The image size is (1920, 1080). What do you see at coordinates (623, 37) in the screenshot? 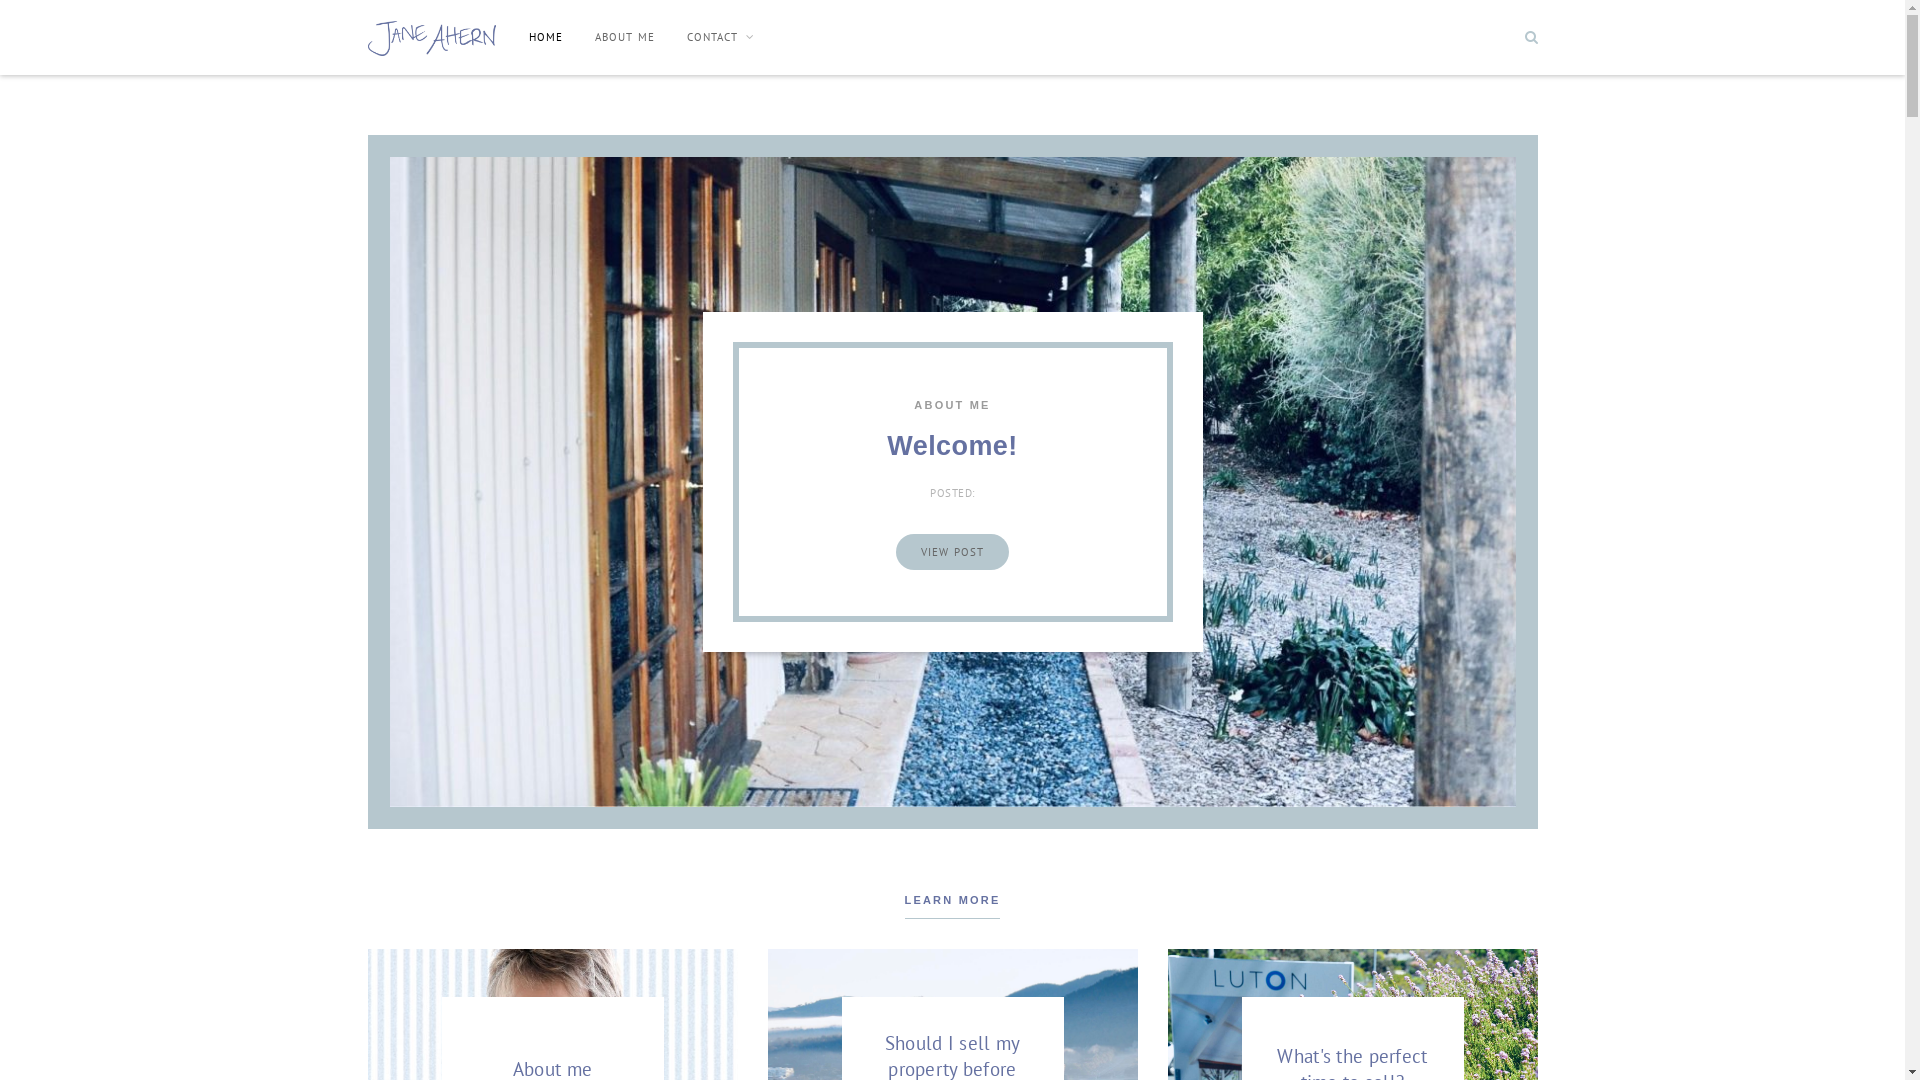
I see `'ABOUT ME'` at bounding box center [623, 37].